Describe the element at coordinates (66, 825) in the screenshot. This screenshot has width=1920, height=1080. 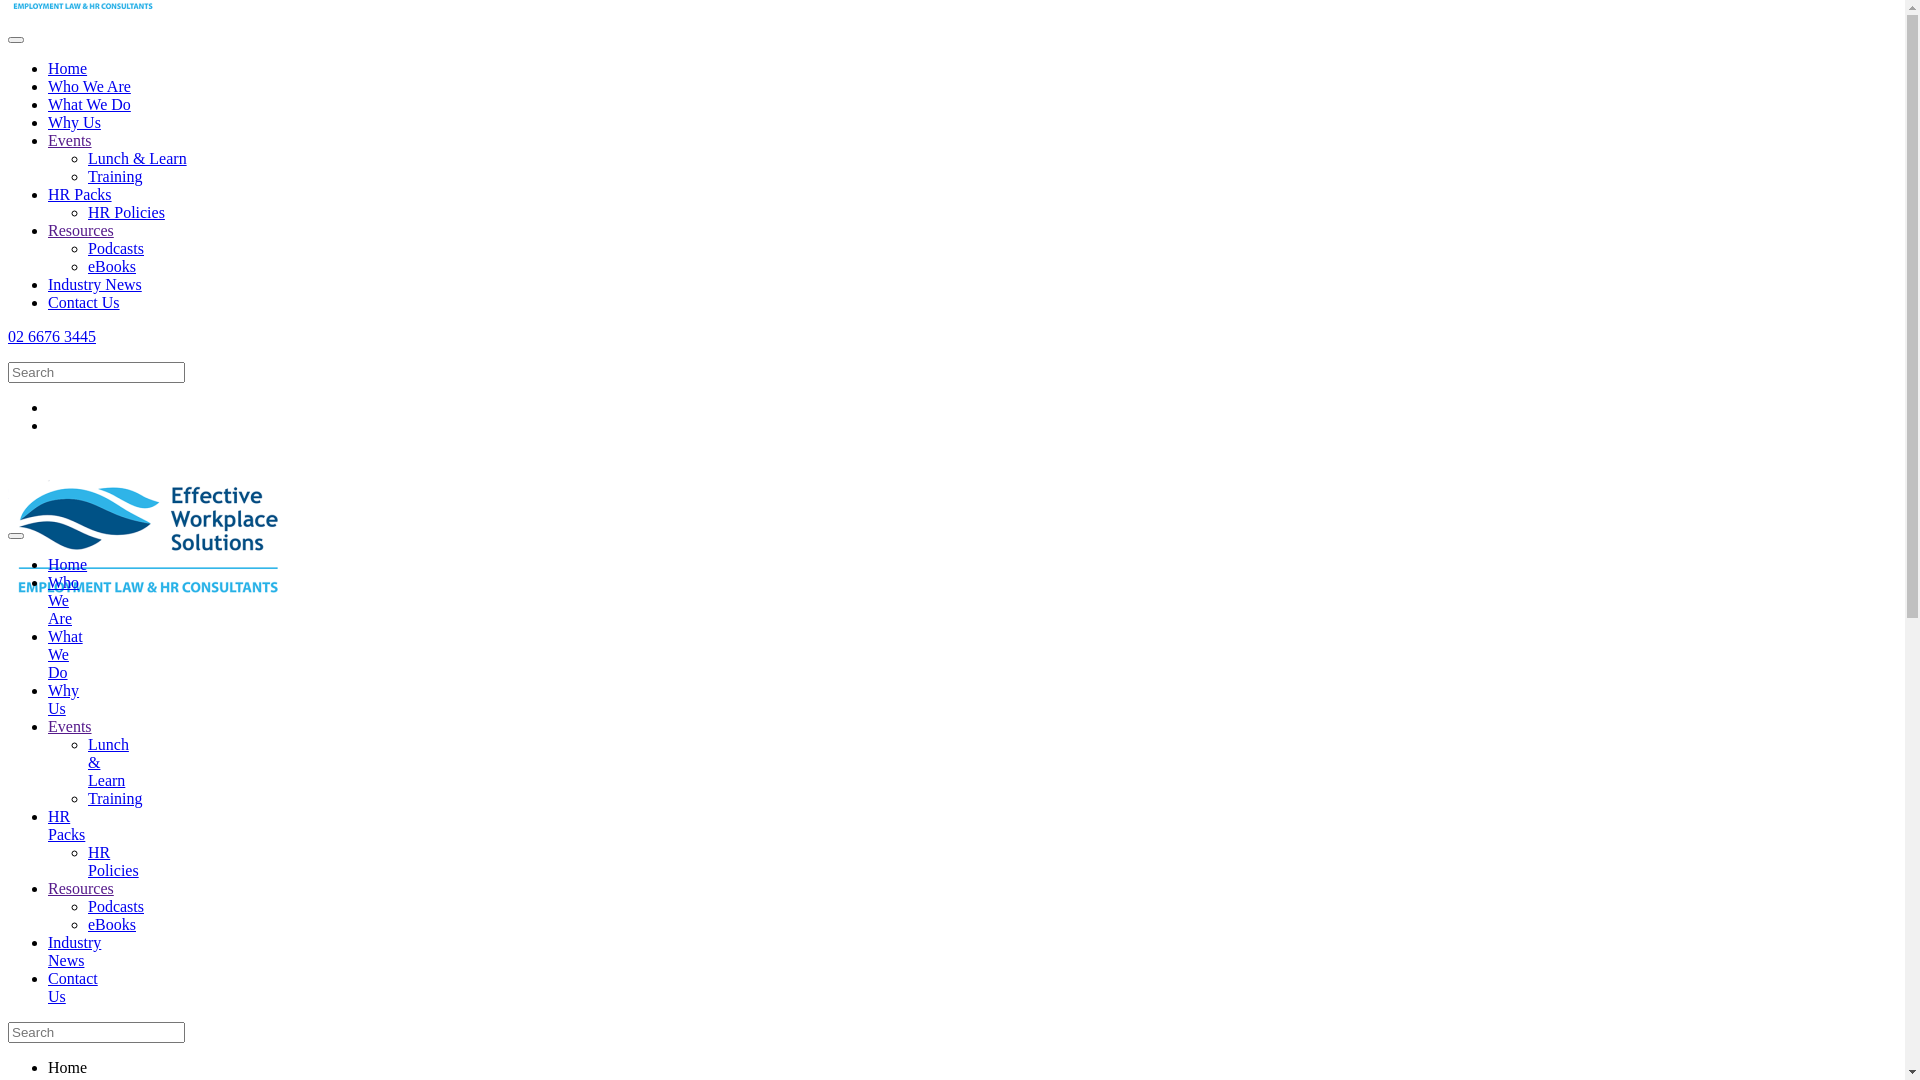
I see `'HR Packs'` at that location.